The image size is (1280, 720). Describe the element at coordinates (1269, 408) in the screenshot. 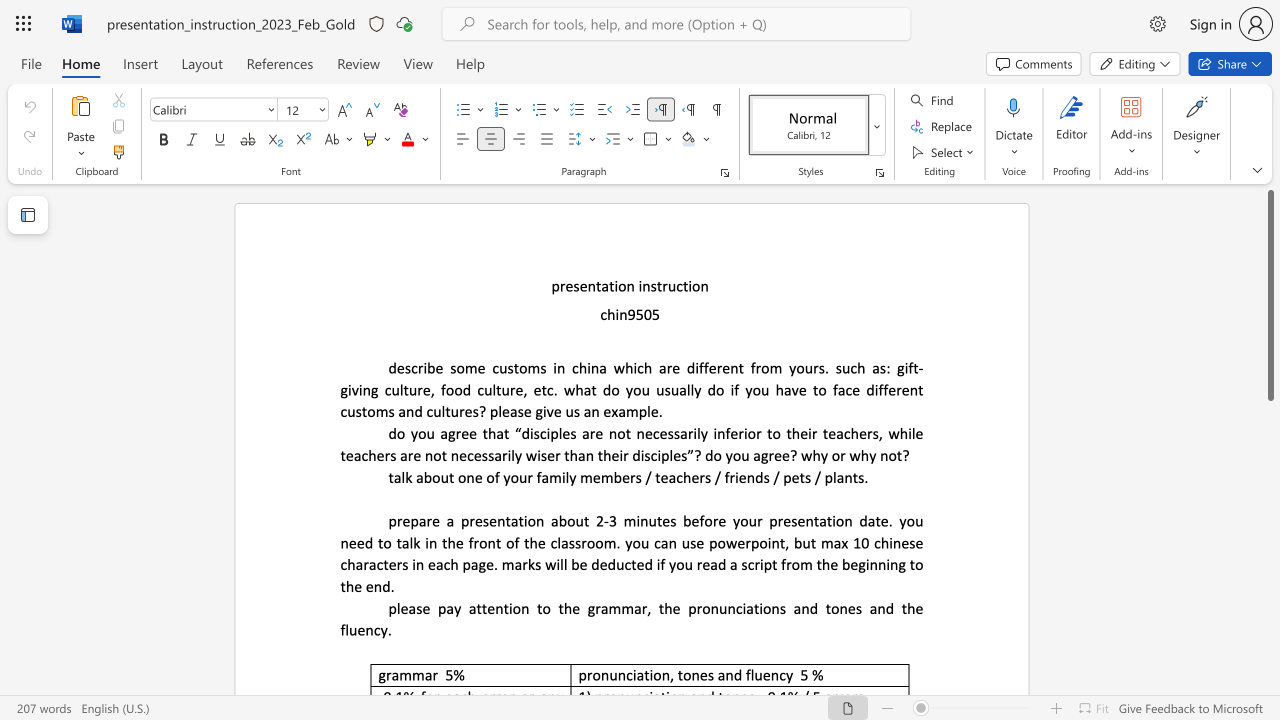

I see `the right-hand scrollbar to descend the page` at that location.